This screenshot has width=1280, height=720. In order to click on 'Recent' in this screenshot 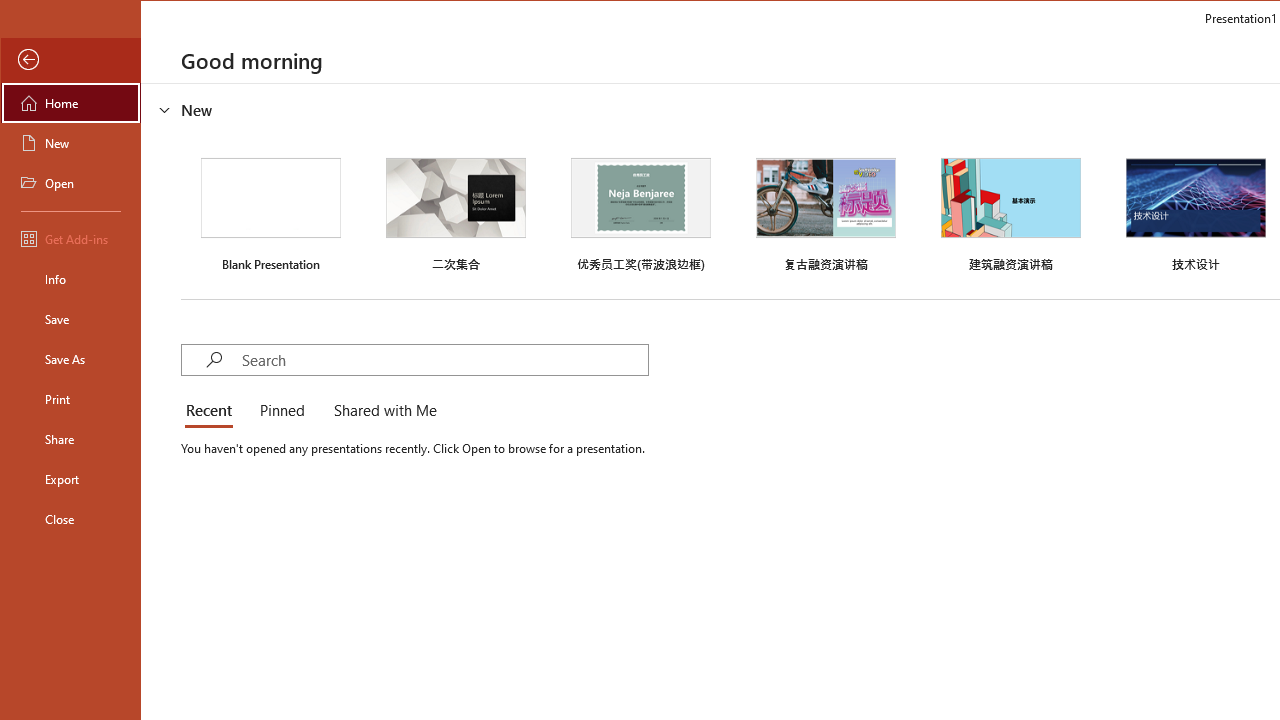, I will do `click(212, 410)`.